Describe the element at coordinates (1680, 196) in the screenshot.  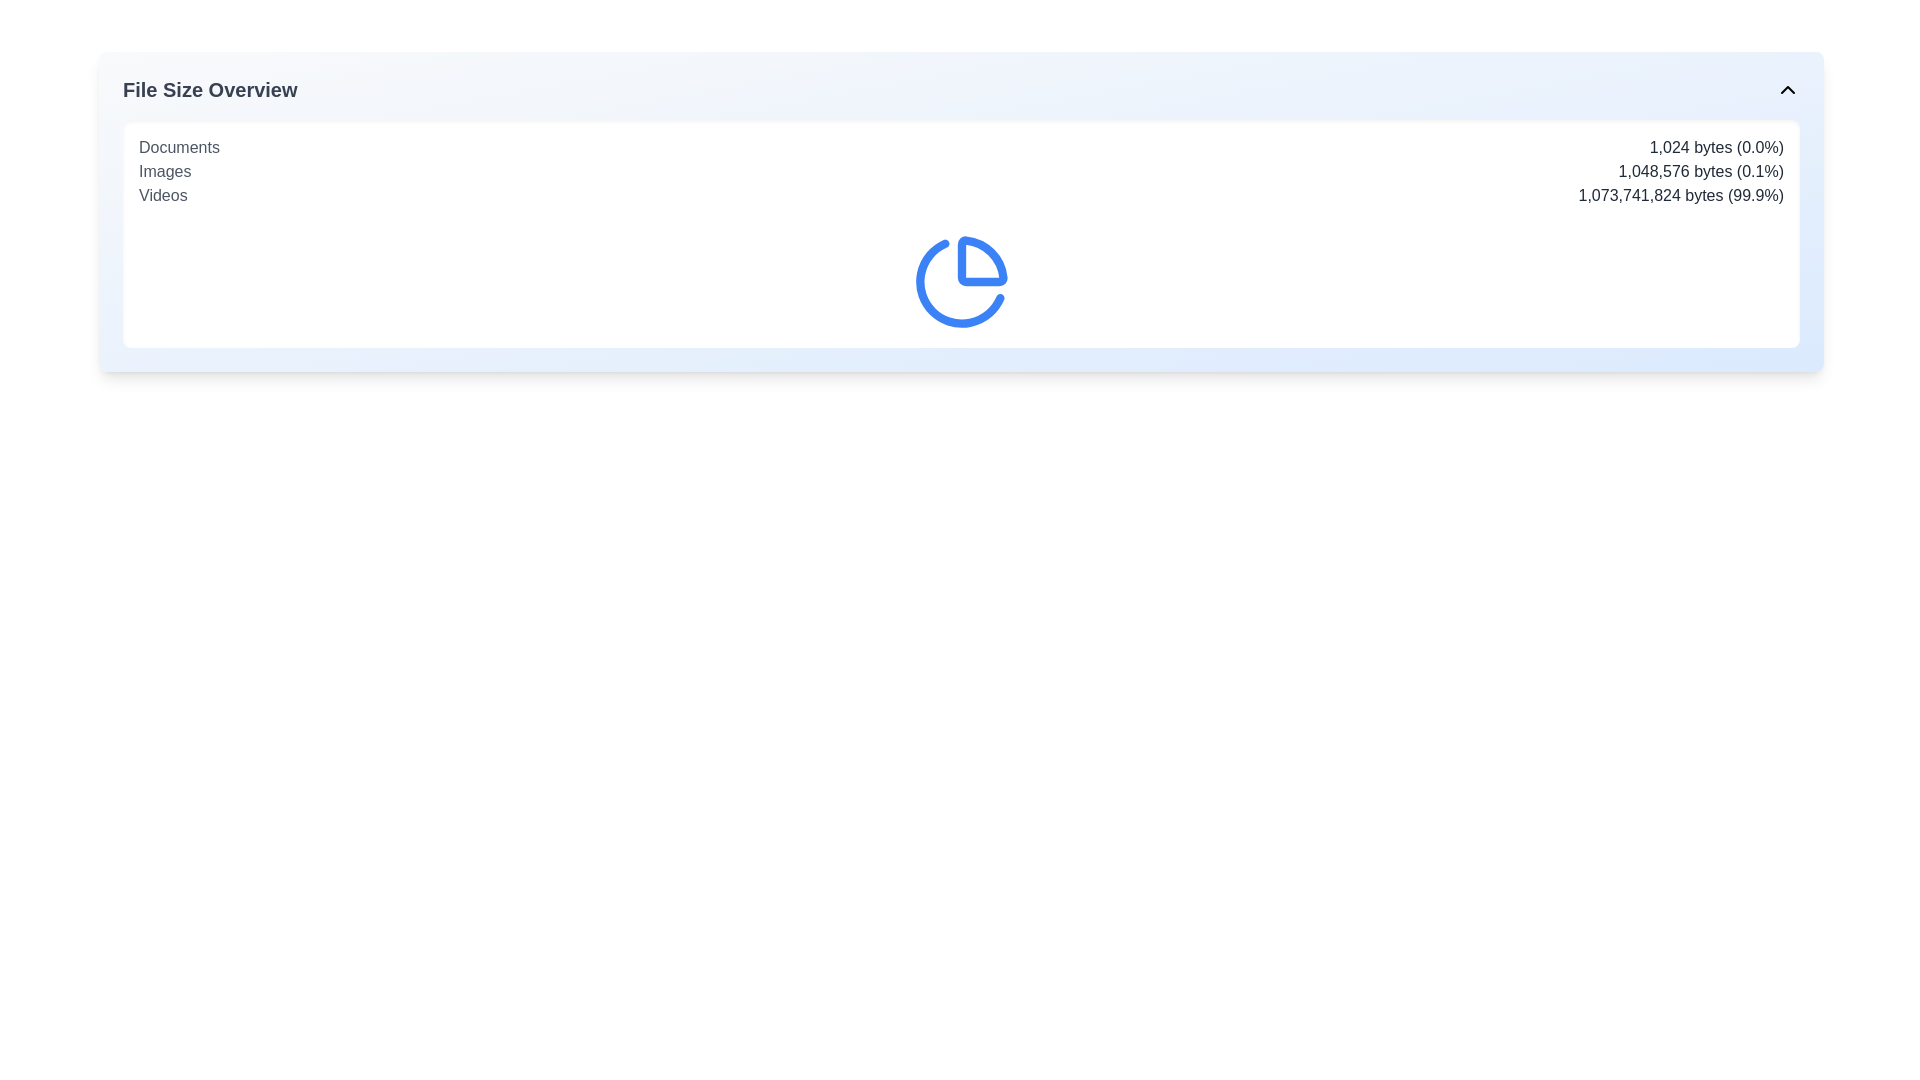
I see `the static text label displaying the size of the 'Videos' category in bytes and percentage, located on the right side of the row aligned with the 'Videos' label` at that location.